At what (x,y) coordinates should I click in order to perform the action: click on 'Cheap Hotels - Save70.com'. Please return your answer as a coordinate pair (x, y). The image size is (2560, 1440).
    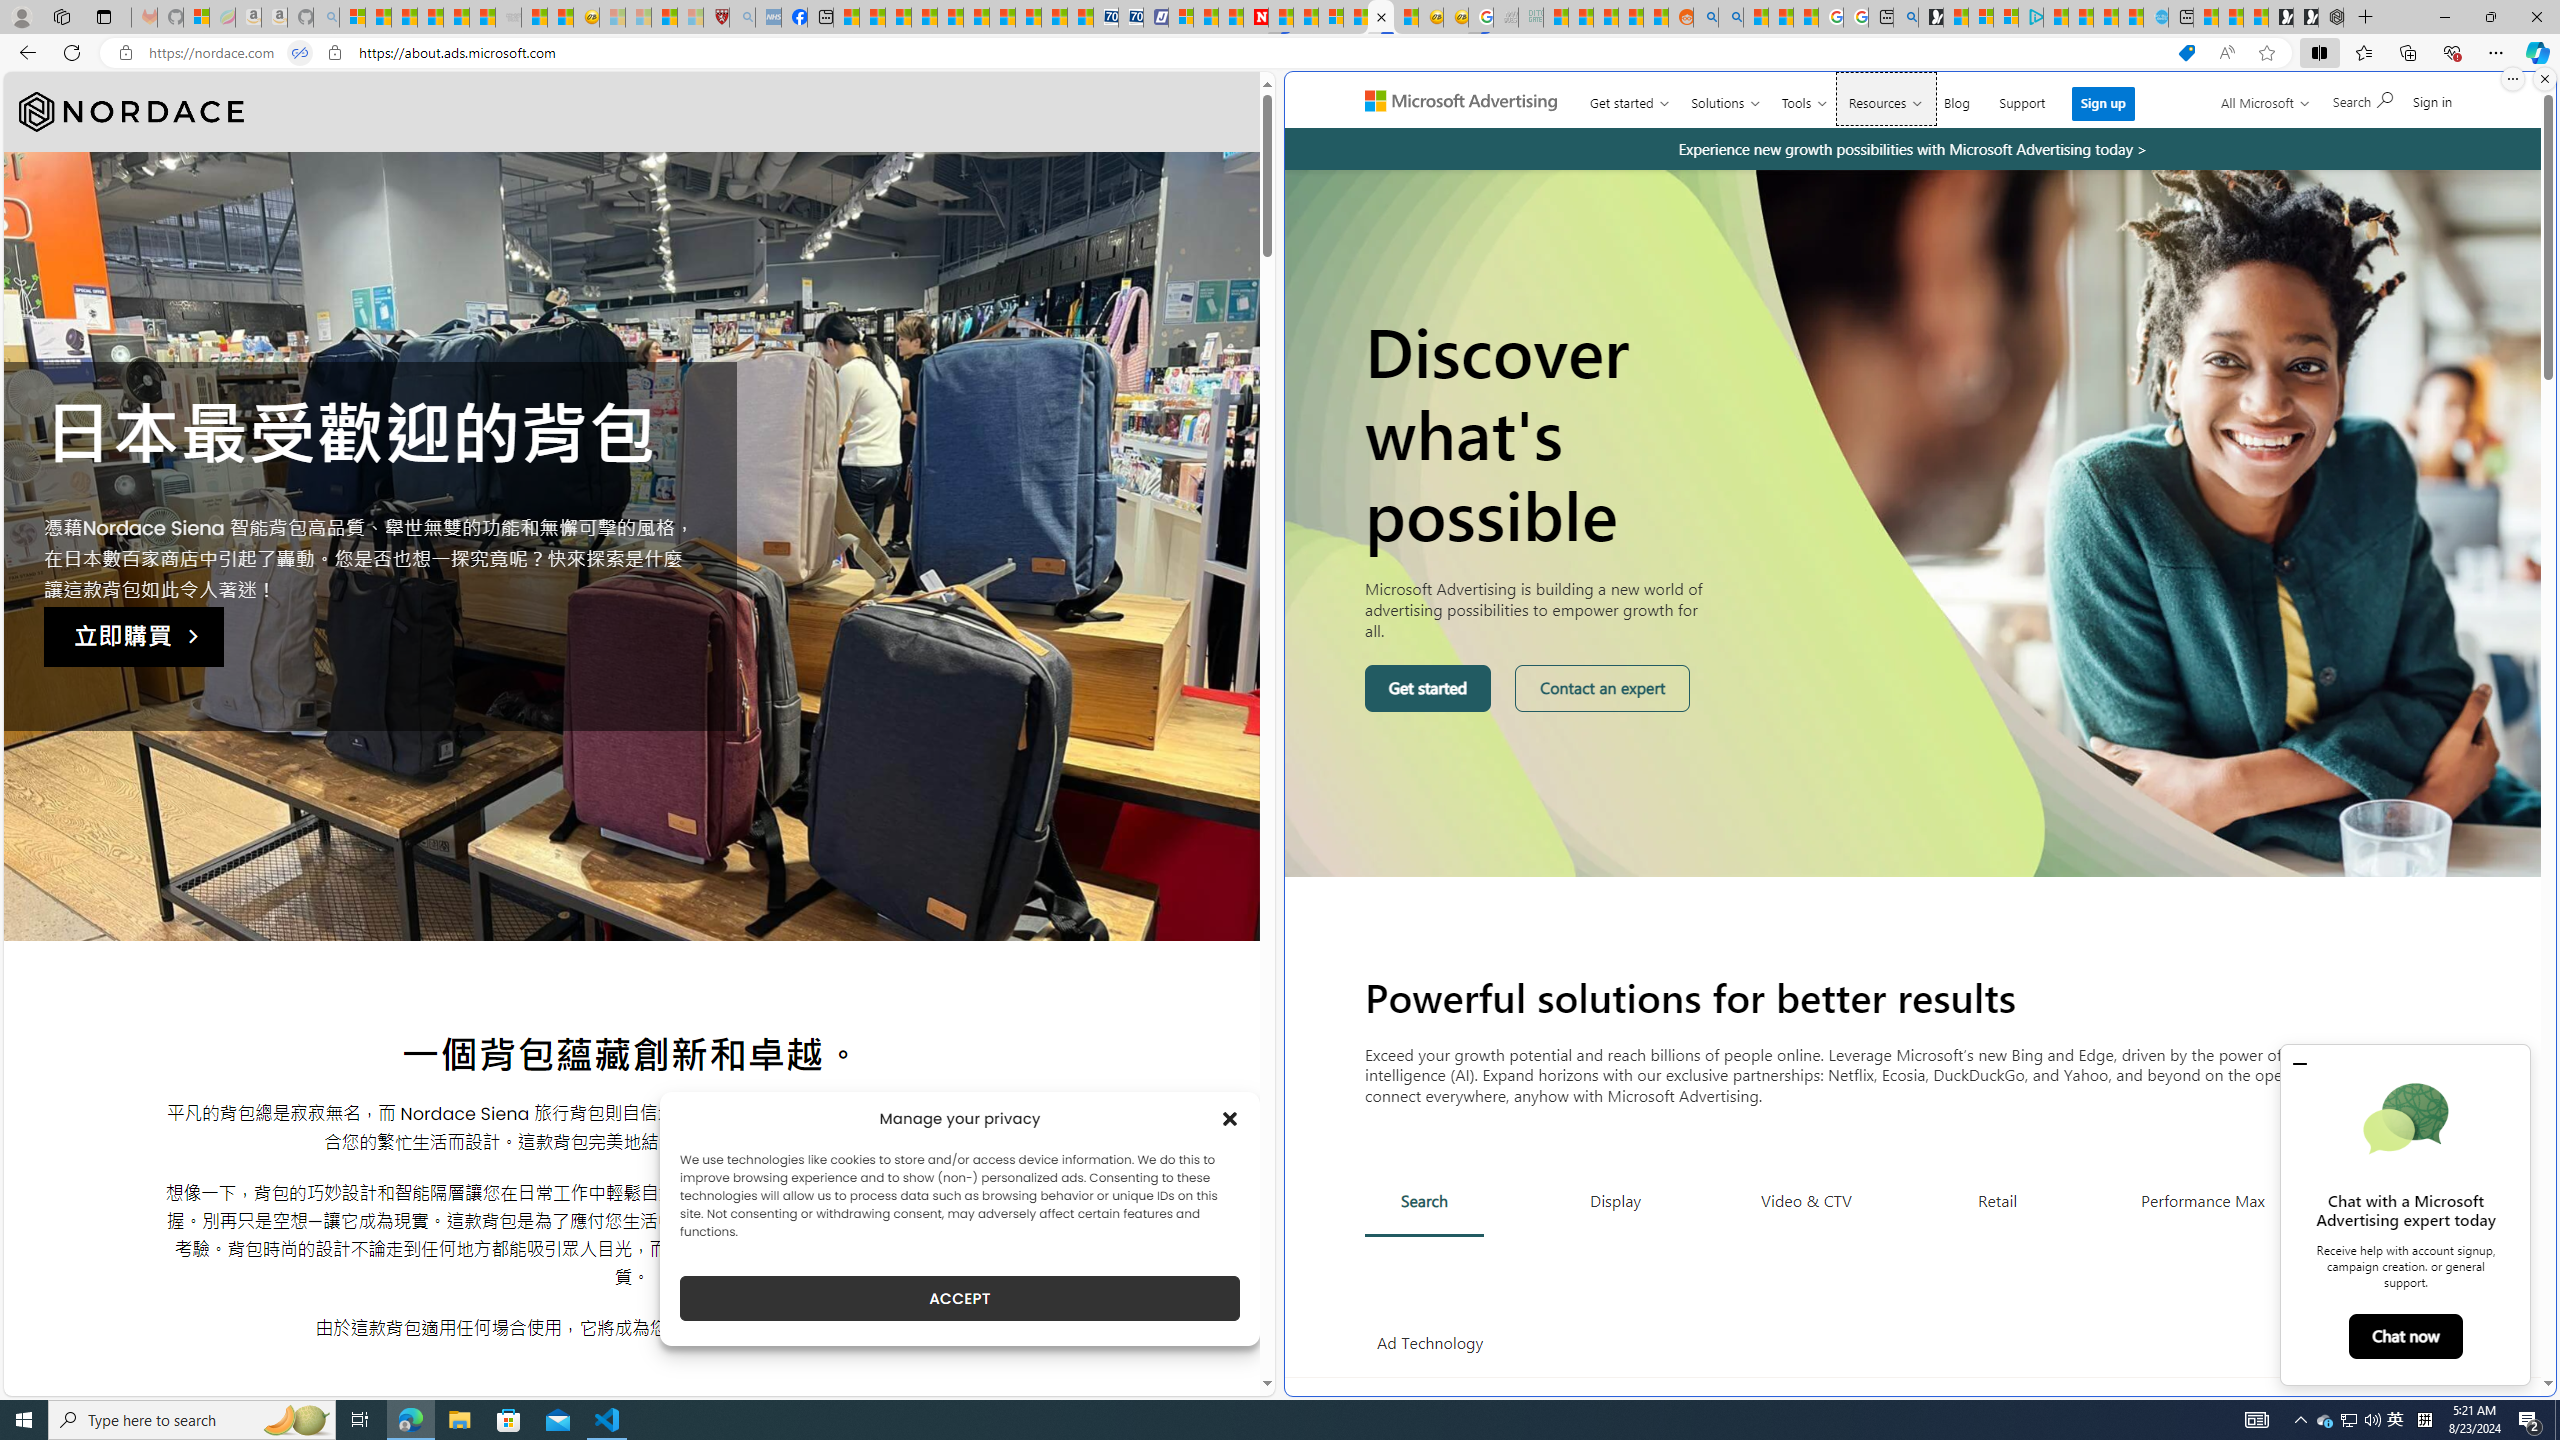
    Looking at the image, I should click on (1130, 16).